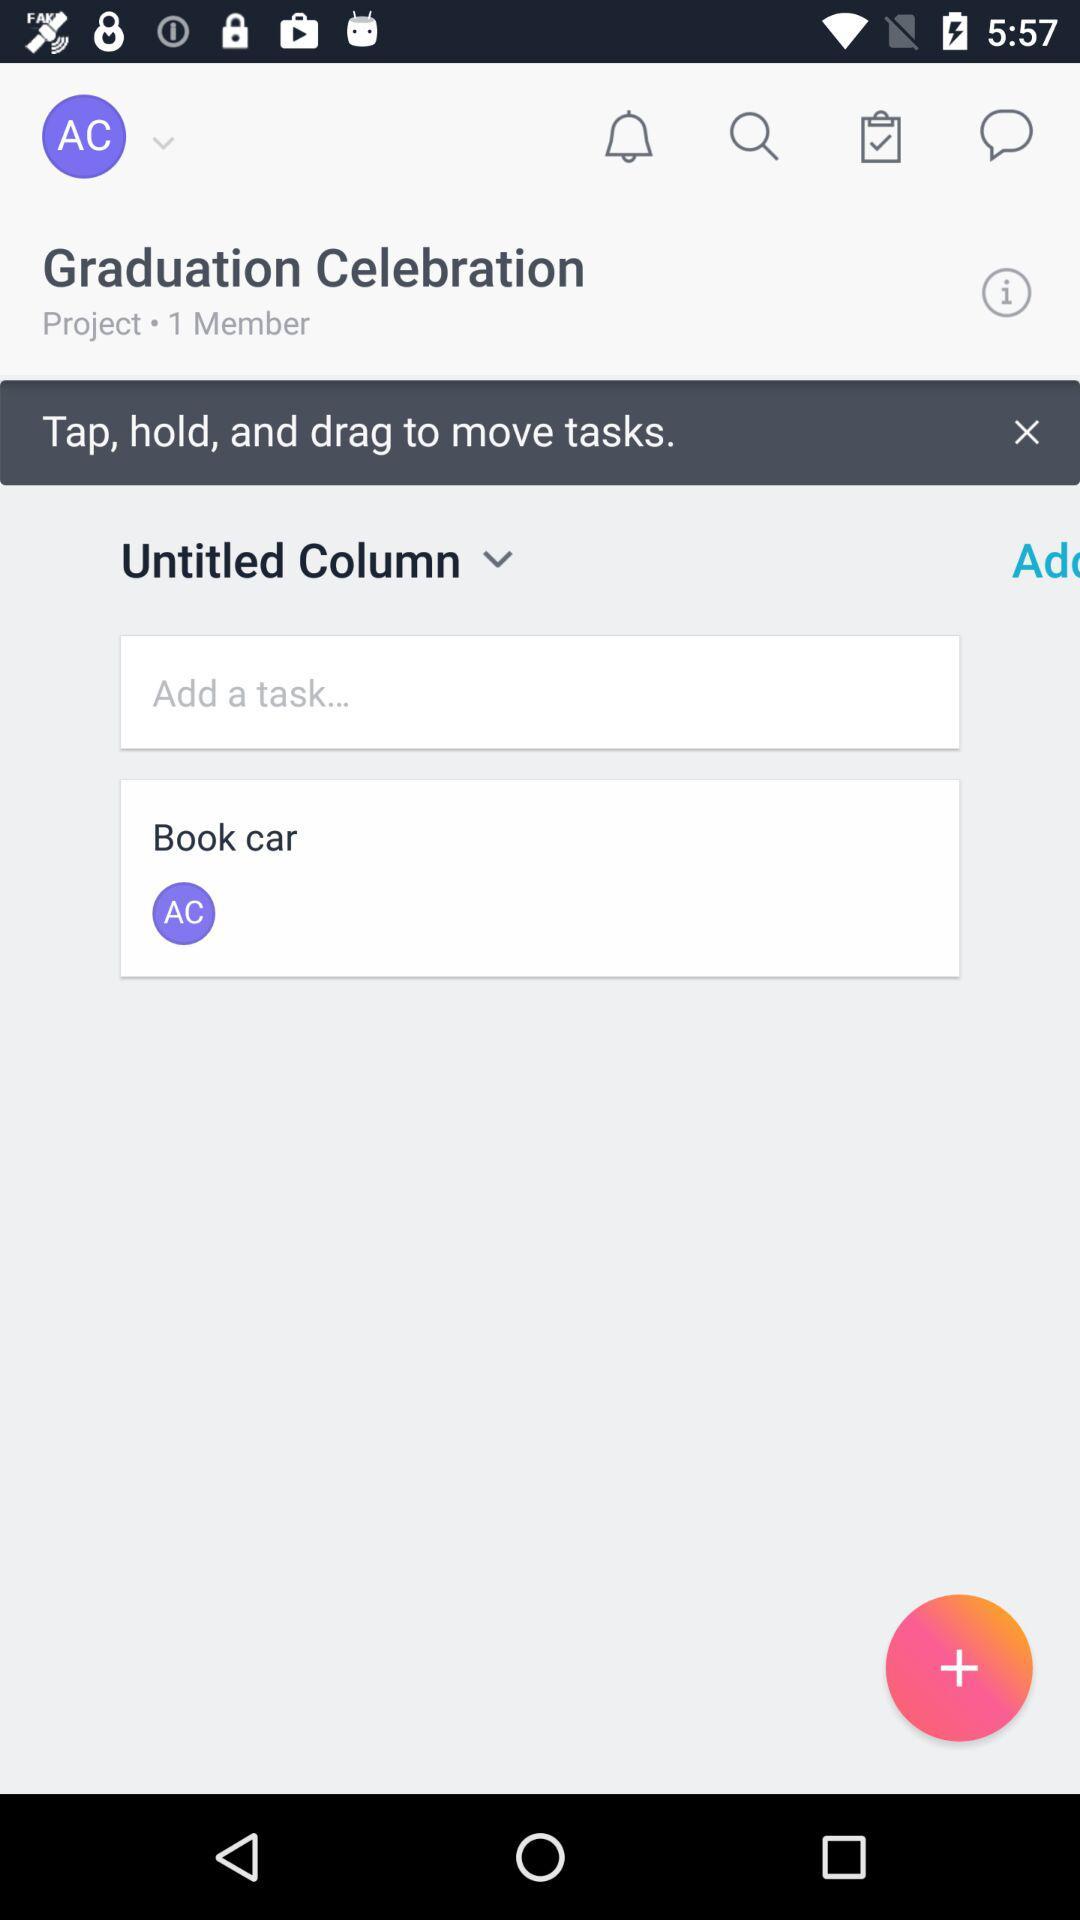 The image size is (1080, 1920). Describe the element at coordinates (1032, 559) in the screenshot. I see `item next to tap hold and item` at that location.